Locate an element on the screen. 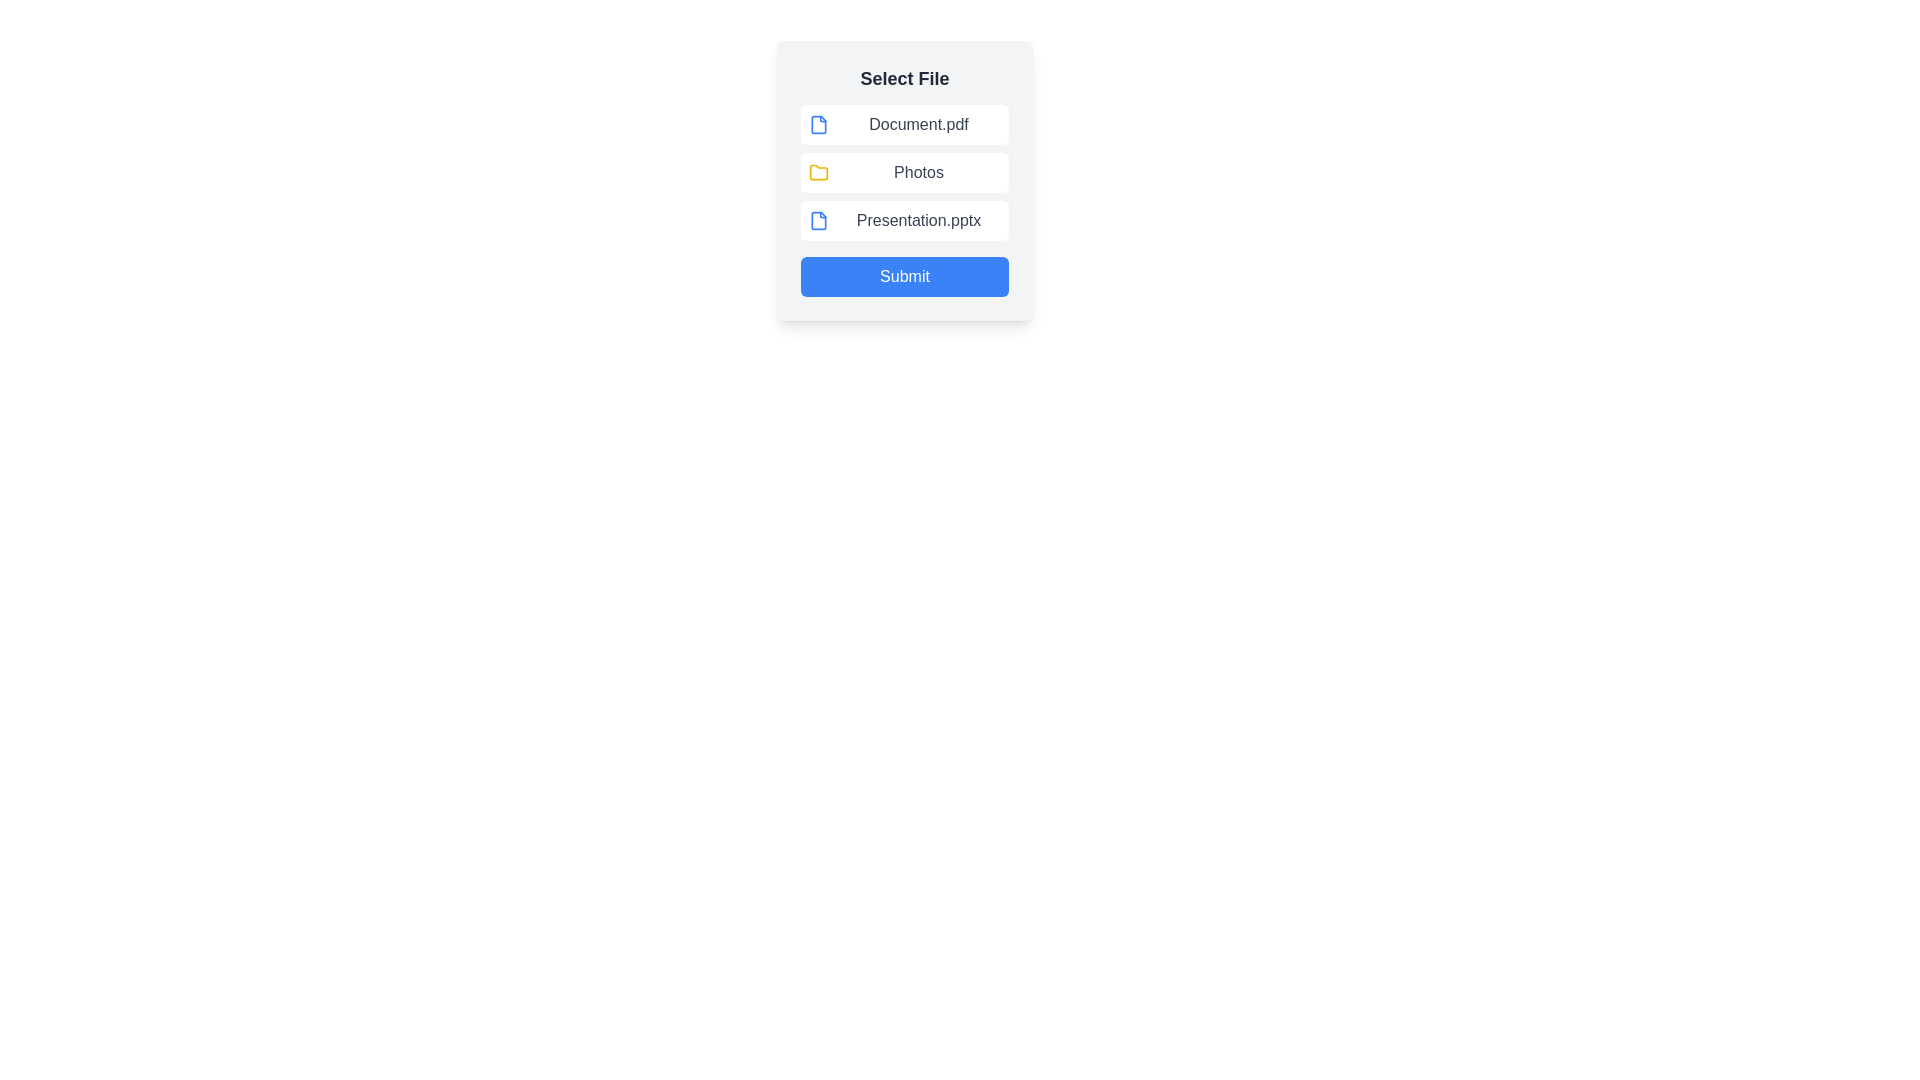 The image size is (1920, 1080). the yellow folder icon located to the left of the text 'Photos' in the selection list titled 'Select File' is located at coordinates (819, 172).